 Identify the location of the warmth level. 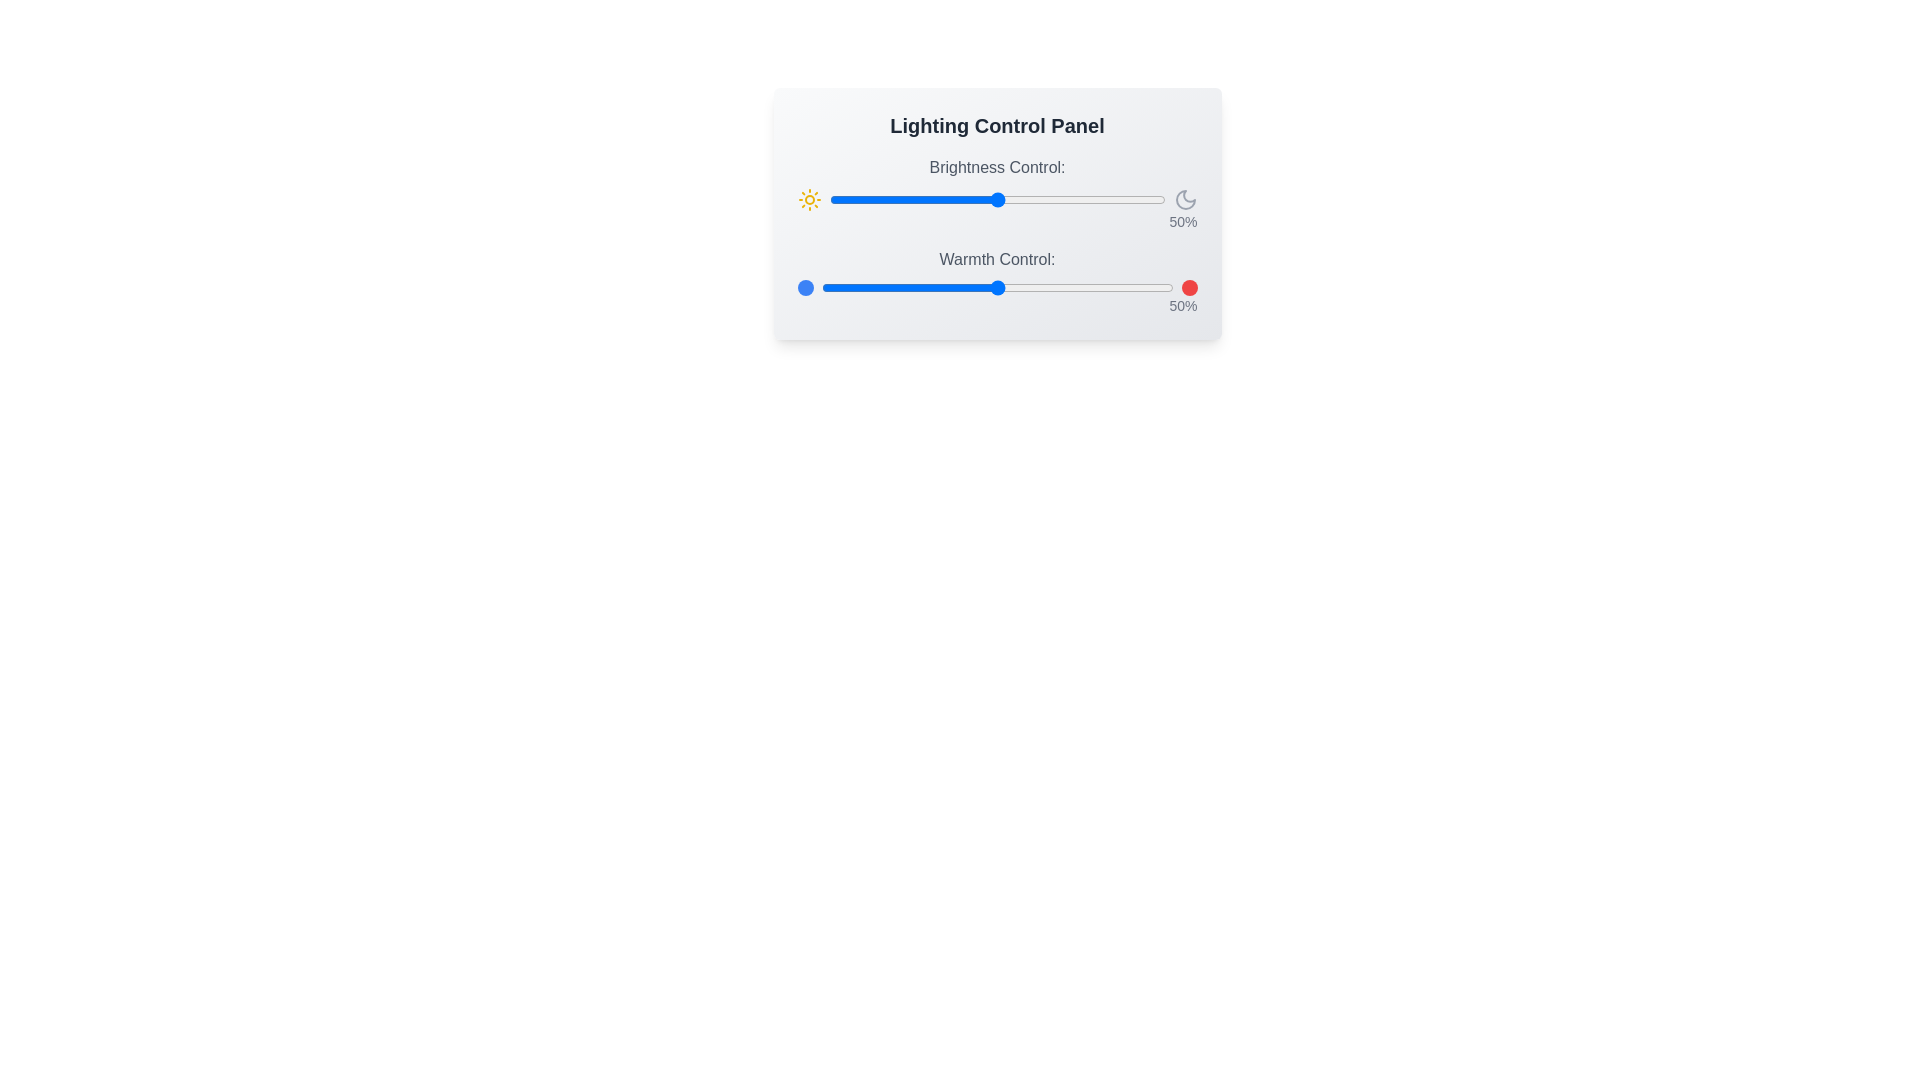
(936, 288).